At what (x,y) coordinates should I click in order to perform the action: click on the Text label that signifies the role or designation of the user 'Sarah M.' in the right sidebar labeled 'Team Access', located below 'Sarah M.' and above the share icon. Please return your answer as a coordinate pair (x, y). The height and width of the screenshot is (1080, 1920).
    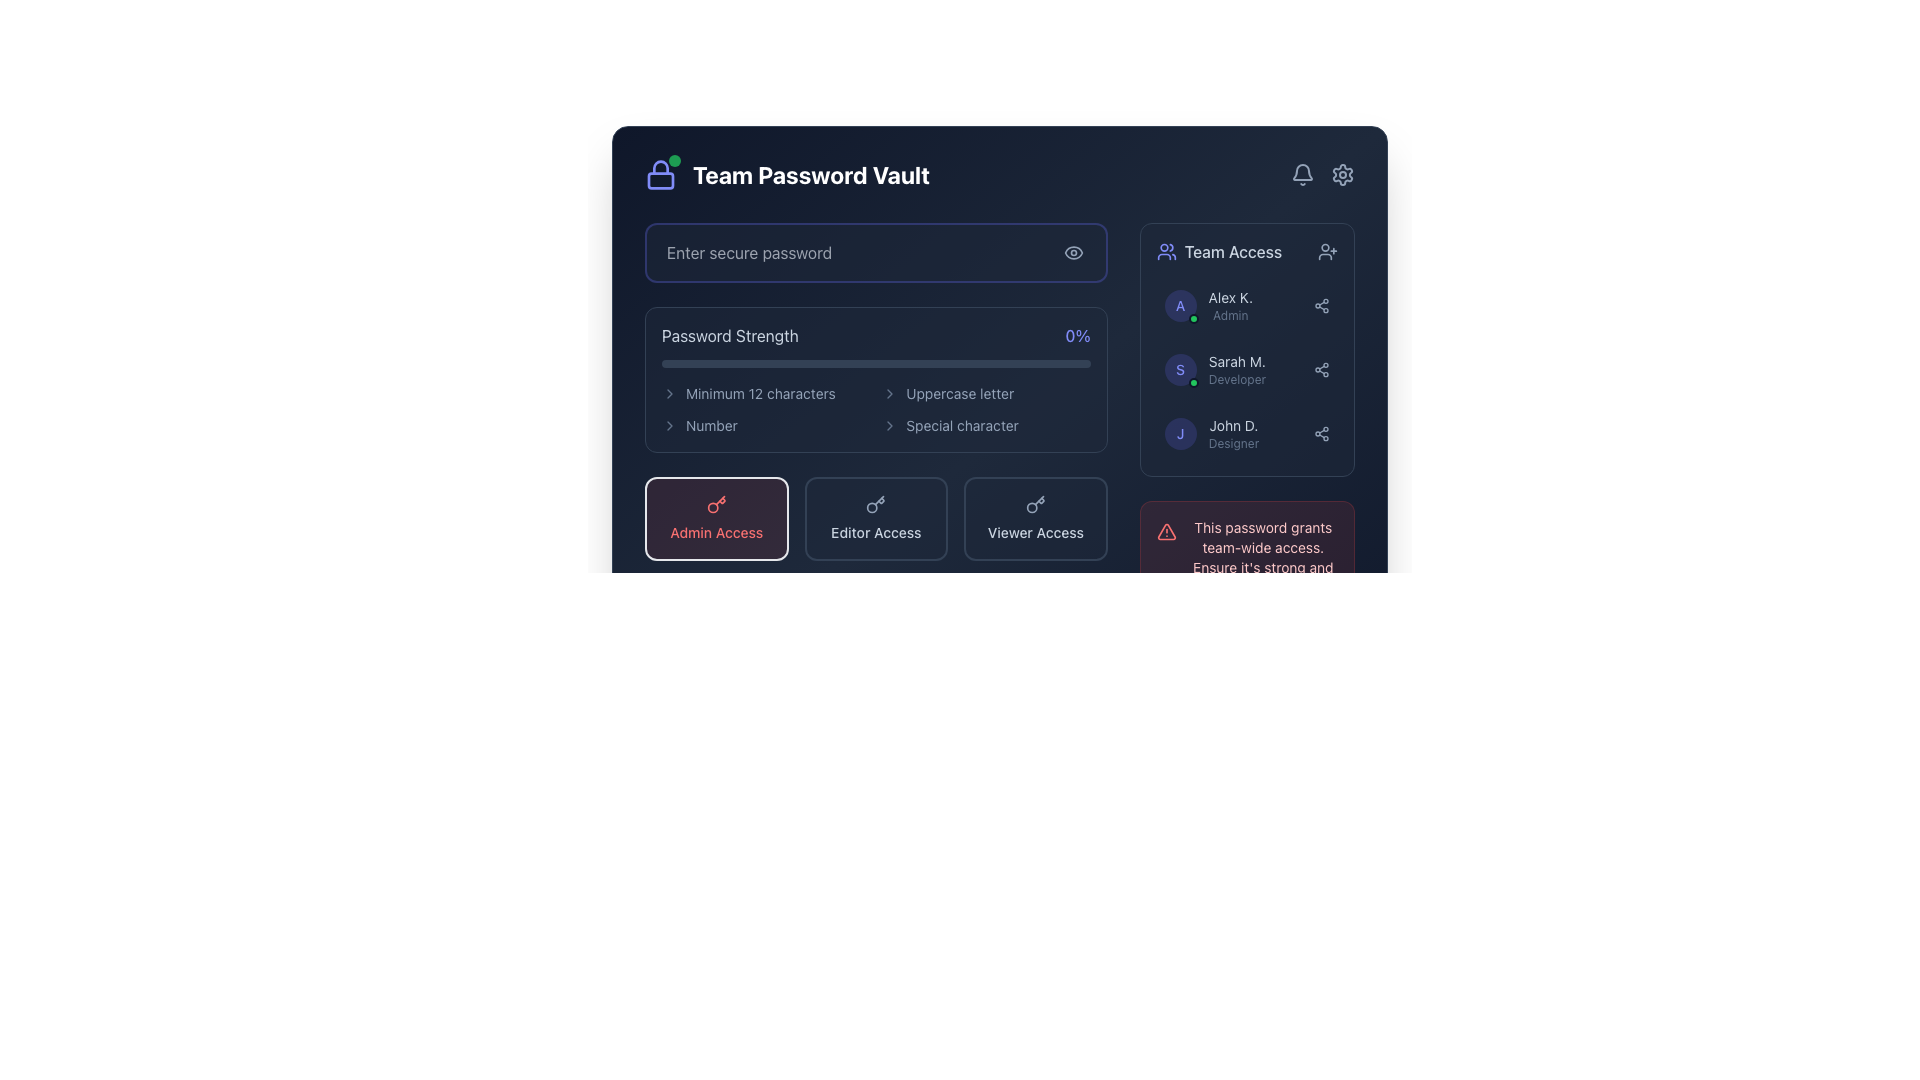
    Looking at the image, I should click on (1236, 380).